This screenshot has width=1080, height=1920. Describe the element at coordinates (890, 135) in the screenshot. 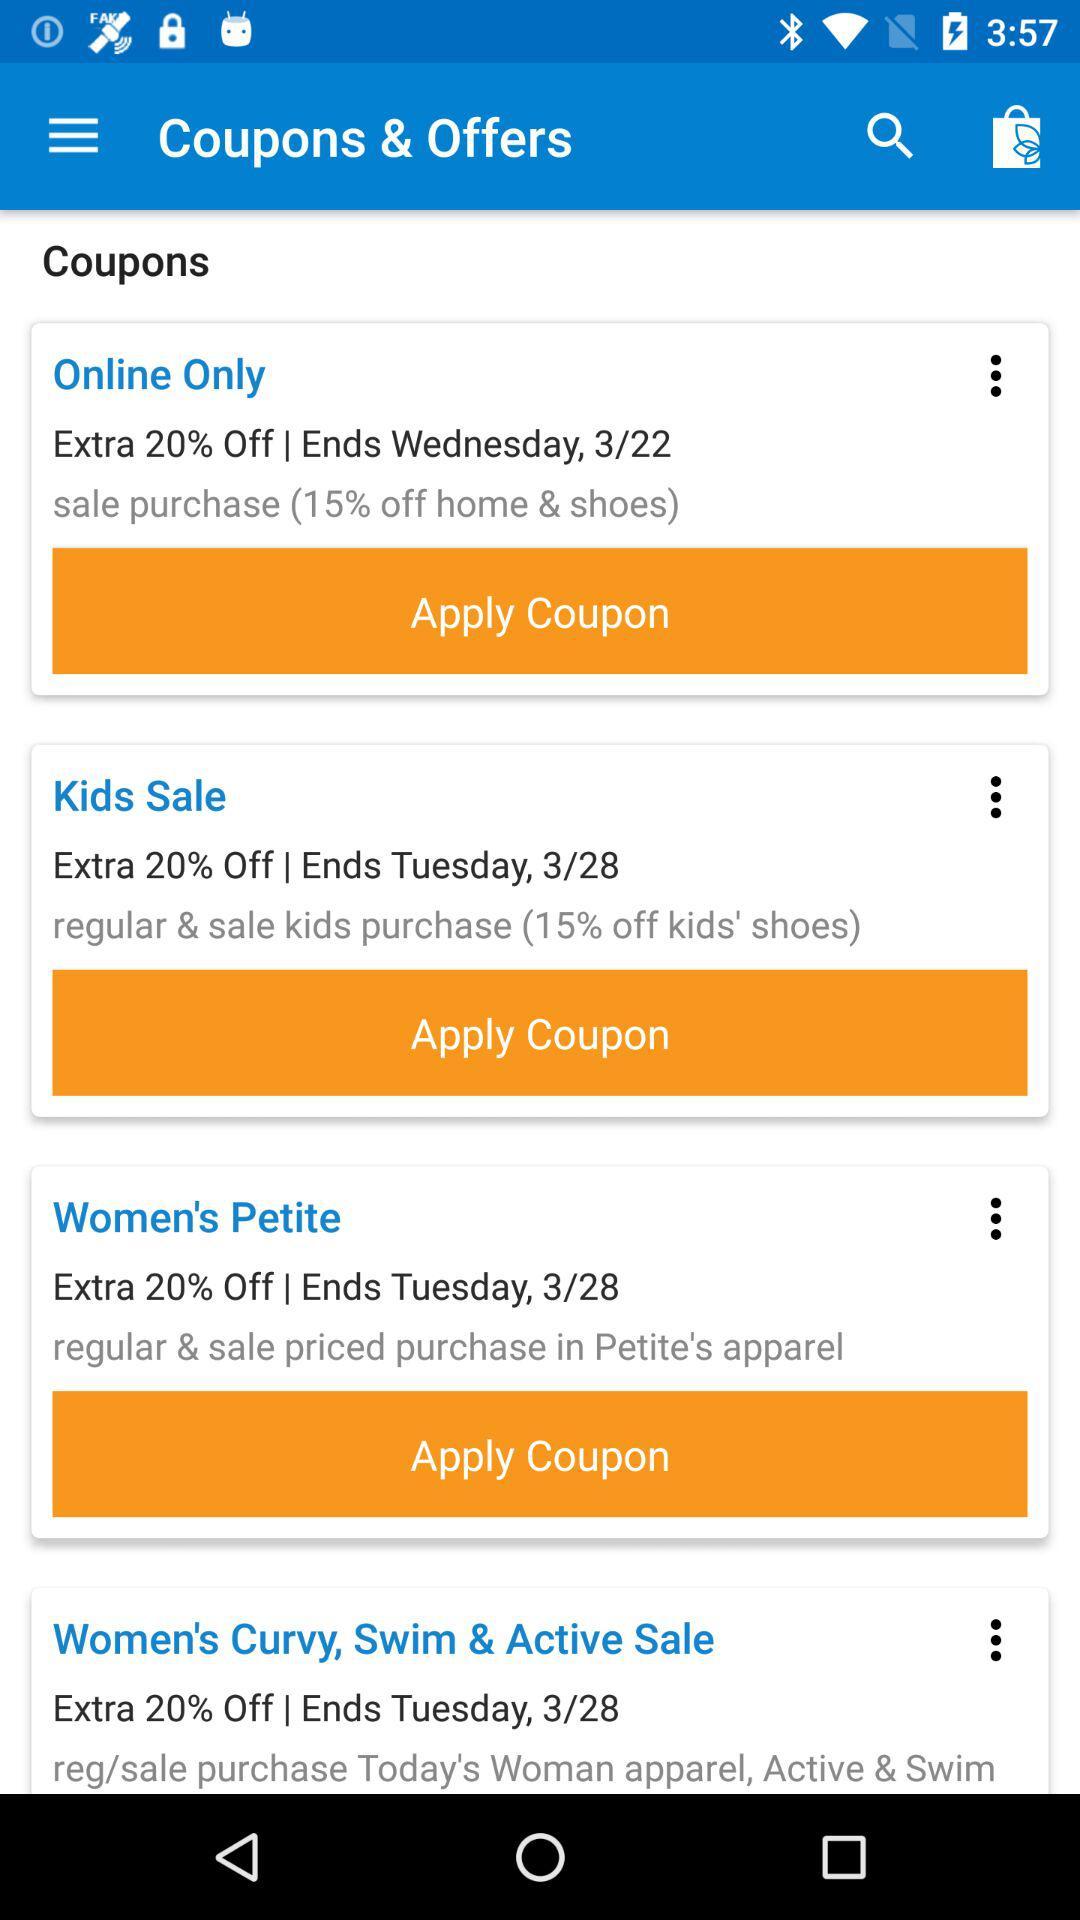

I see `the item next to the coupons & offers item` at that location.